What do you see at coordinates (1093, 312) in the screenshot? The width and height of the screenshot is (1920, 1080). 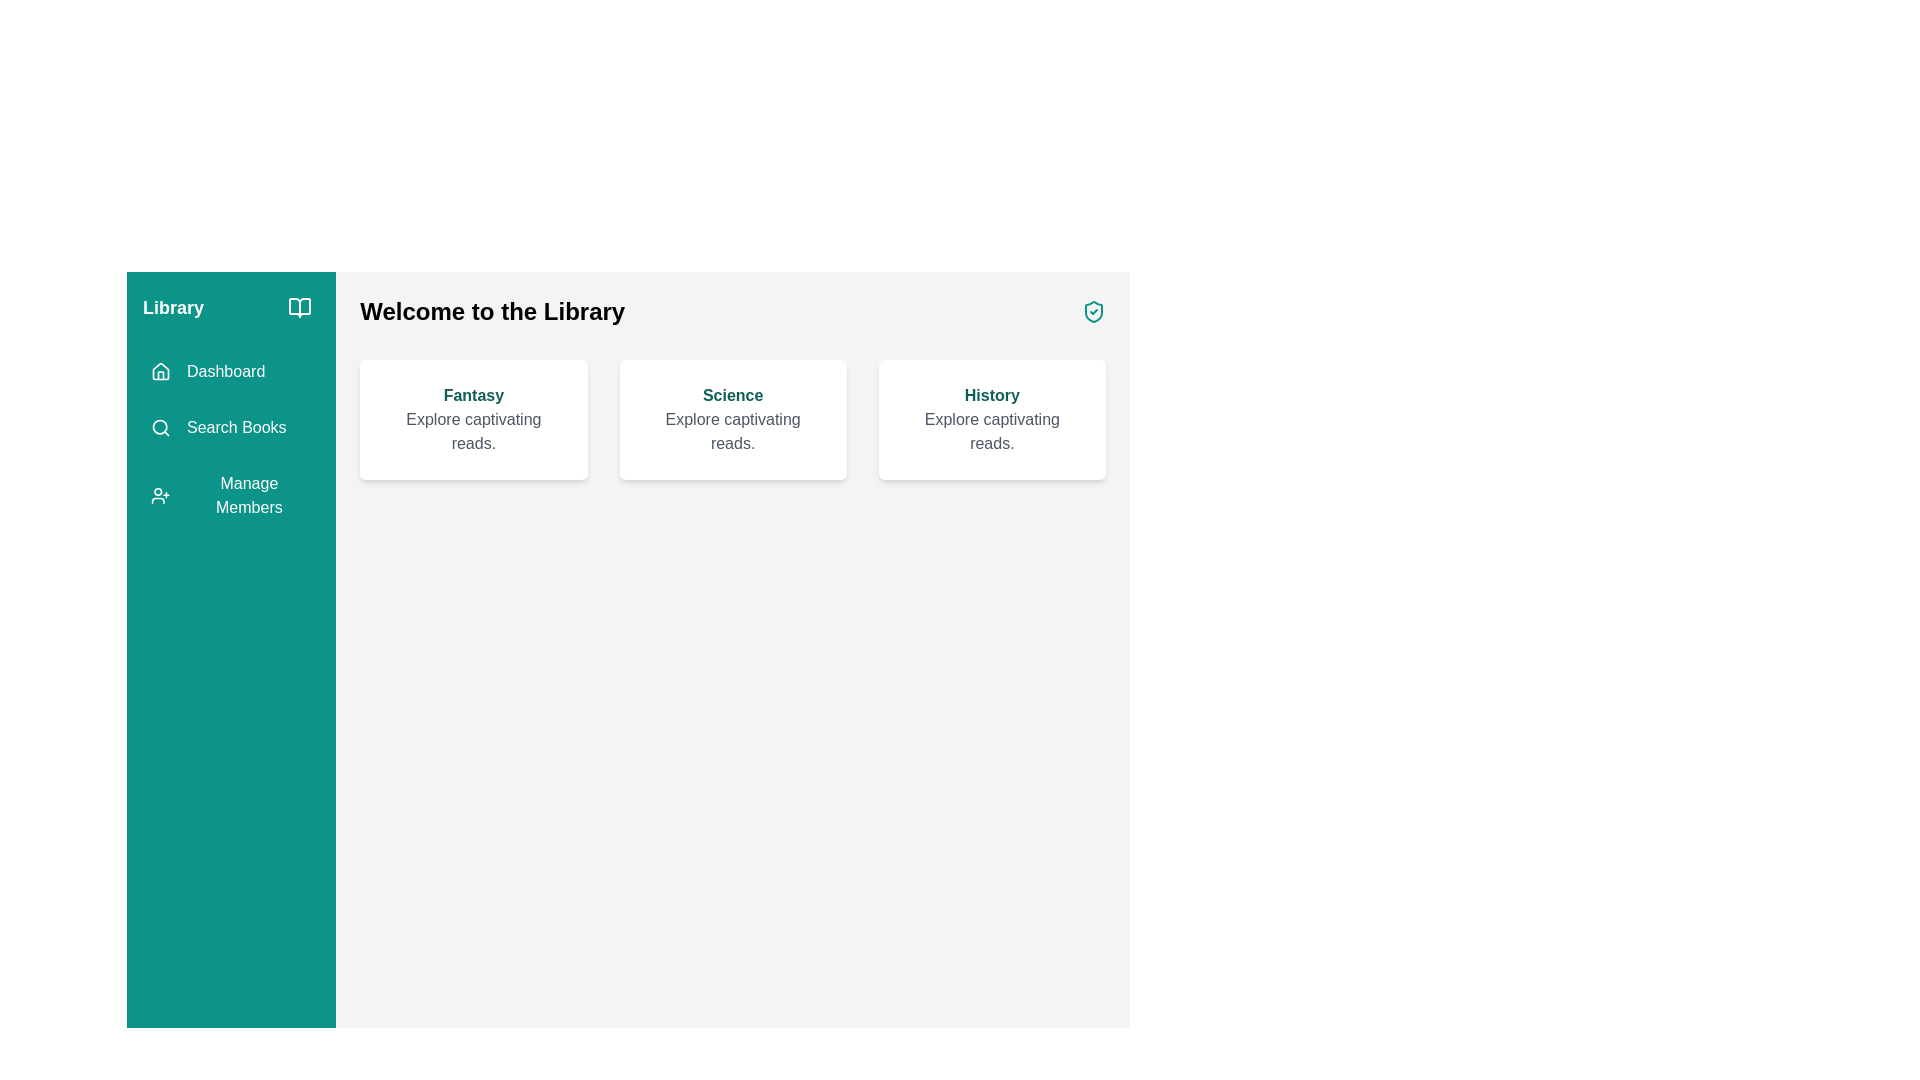 I see `the secure state icon located in the top-right corner of the application interface, which indicates success or security` at bounding box center [1093, 312].